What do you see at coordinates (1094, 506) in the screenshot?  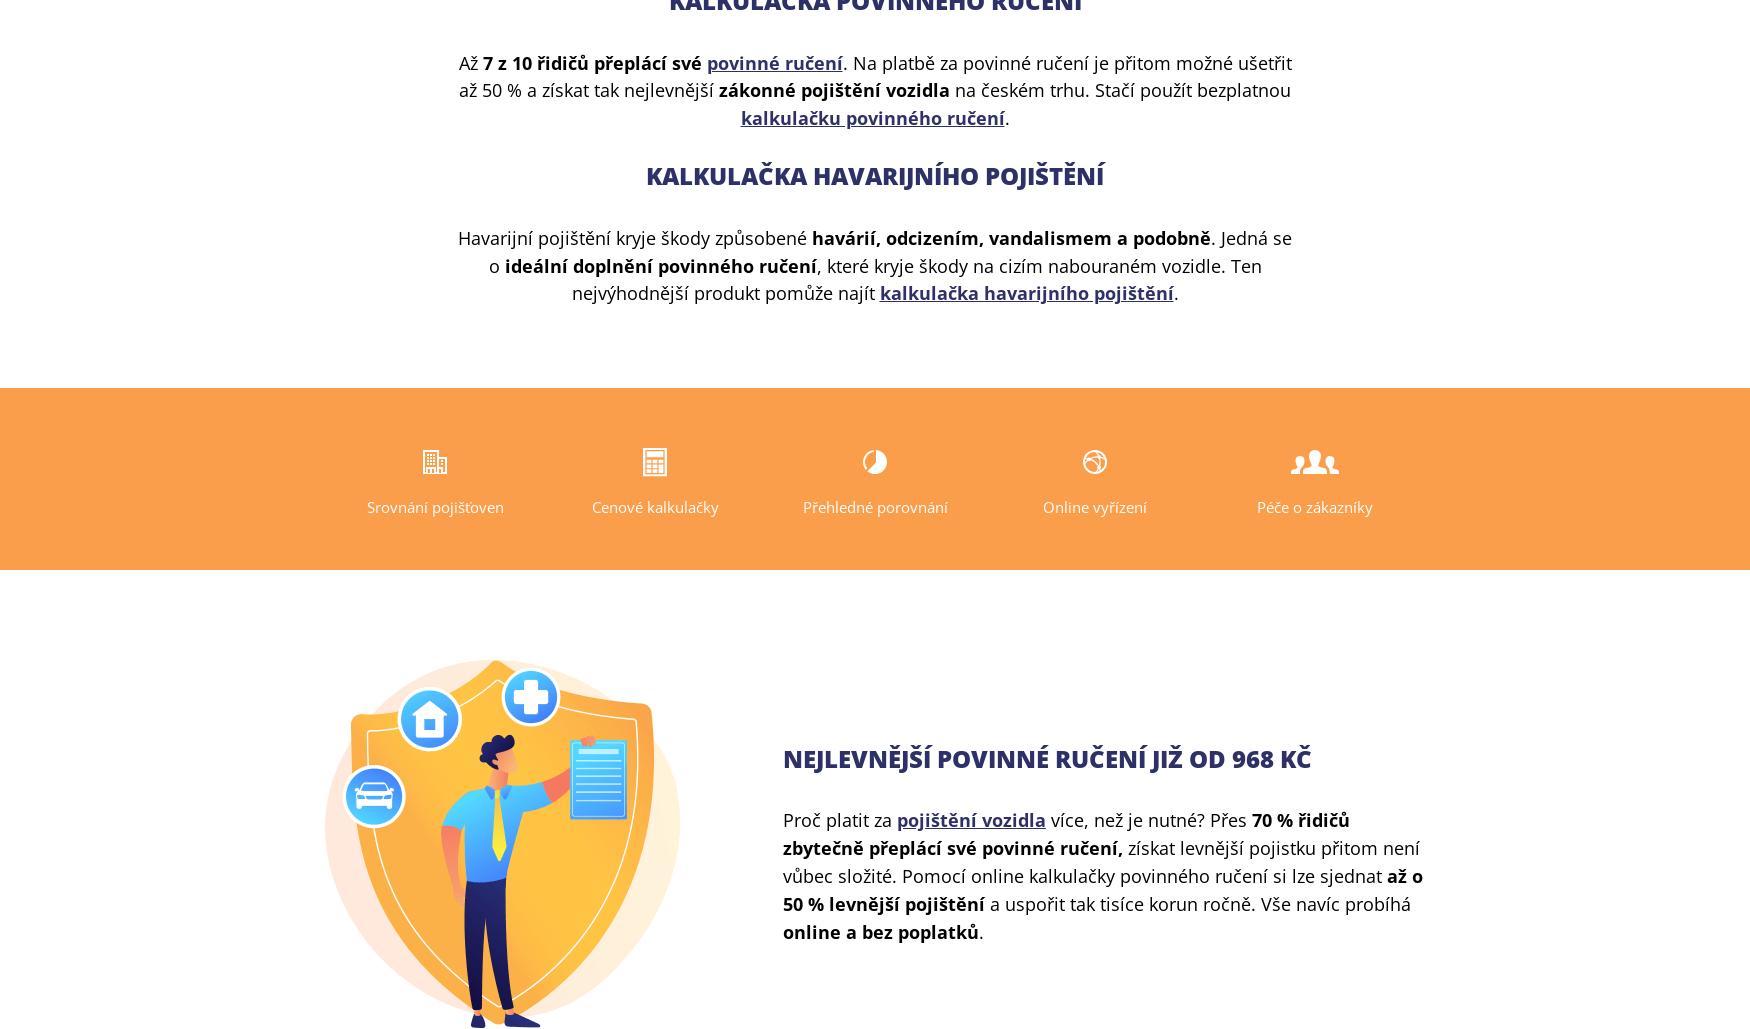 I see `'Online vyřízení'` at bounding box center [1094, 506].